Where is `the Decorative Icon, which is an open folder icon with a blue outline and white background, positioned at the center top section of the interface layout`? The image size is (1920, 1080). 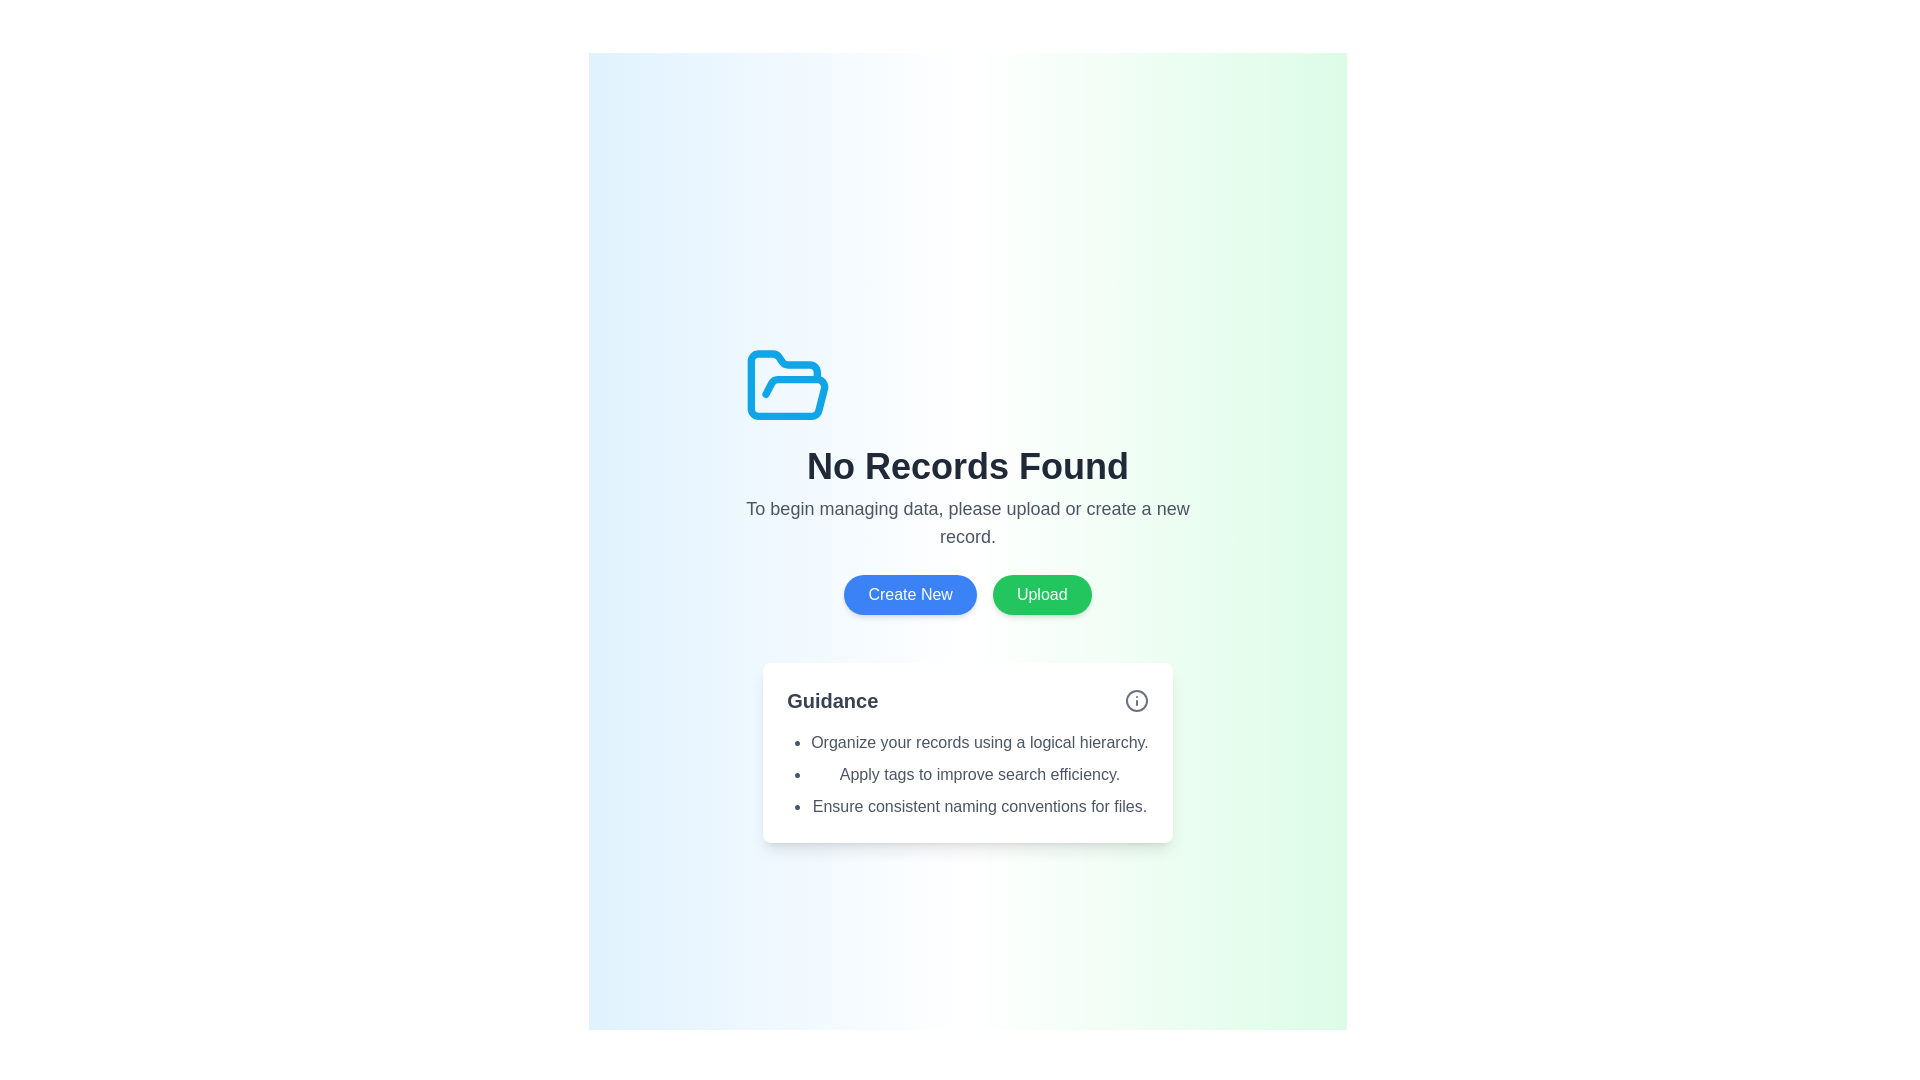 the Decorative Icon, which is an open folder icon with a blue outline and white background, positioned at the center top section of the interface layout is located at coordinates (786, 385).